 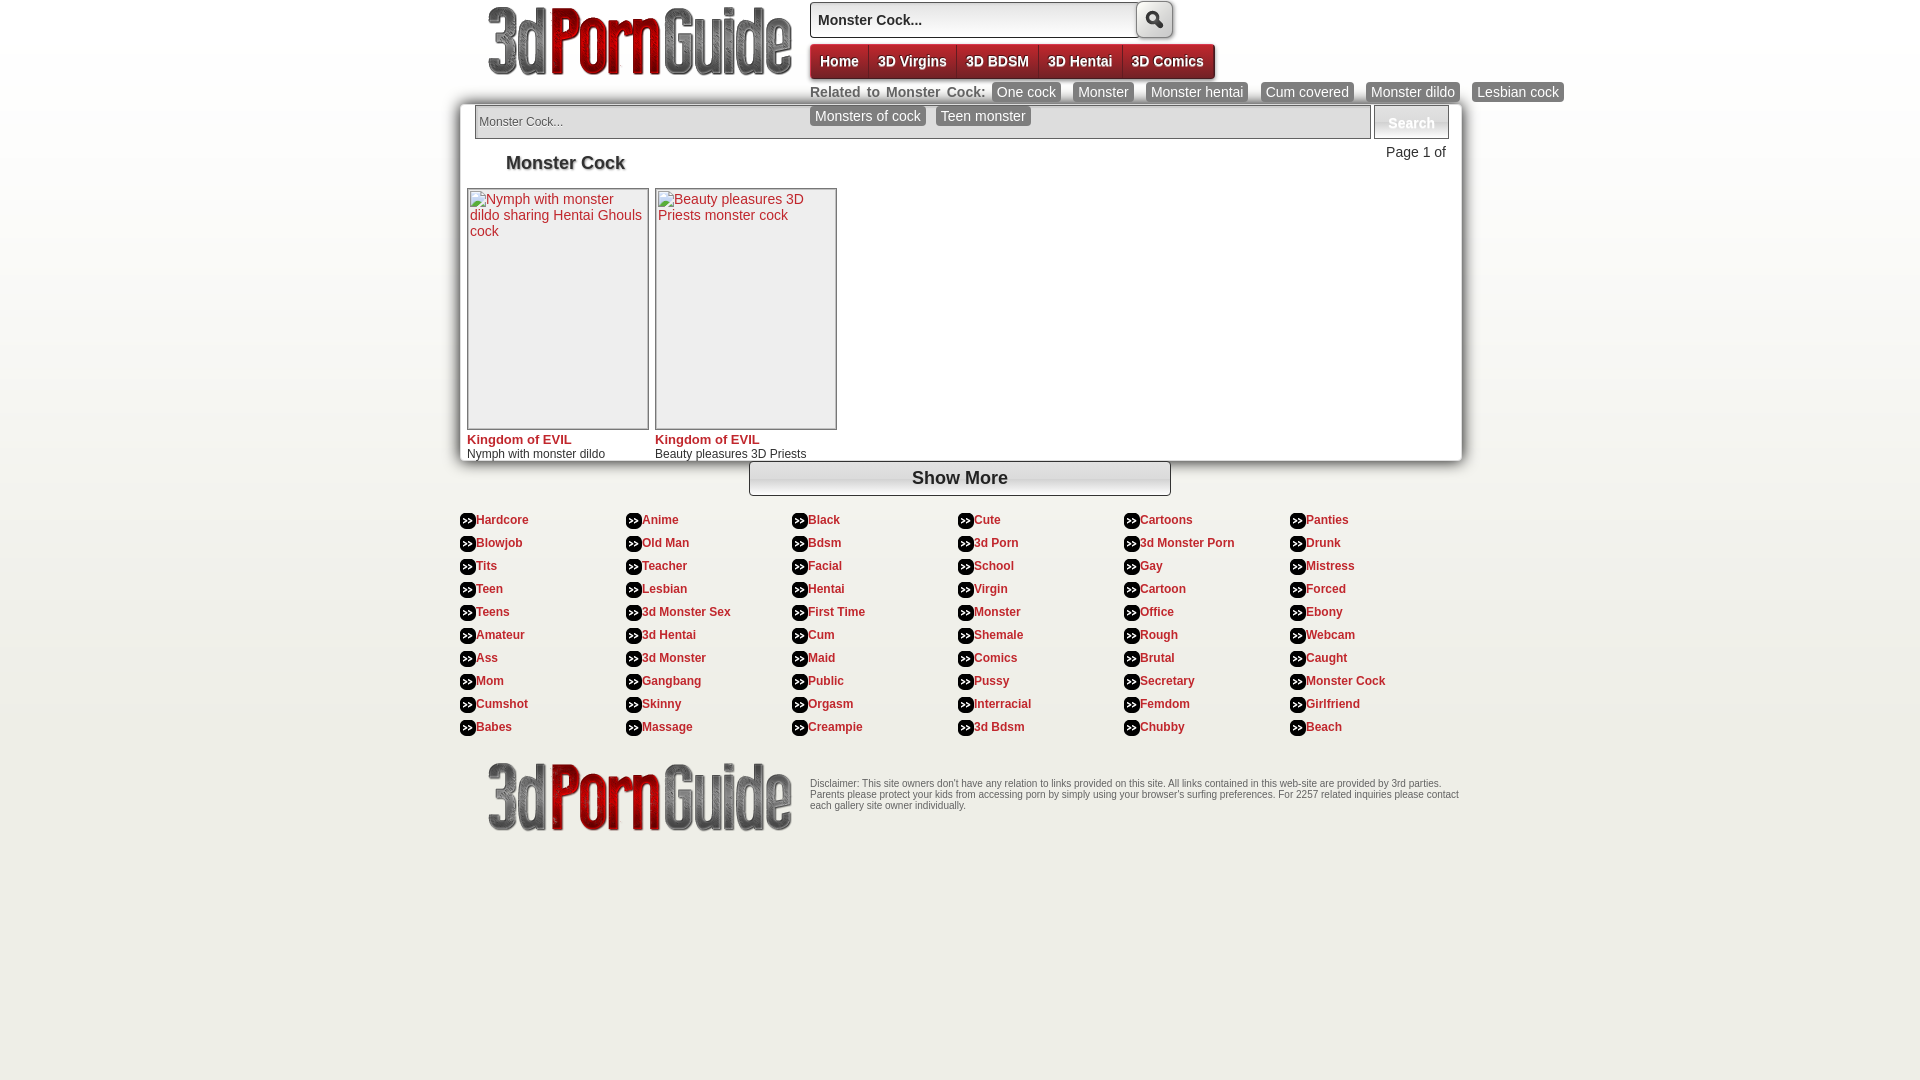 I want to click on 'Comics', so click(x=995, y=658).